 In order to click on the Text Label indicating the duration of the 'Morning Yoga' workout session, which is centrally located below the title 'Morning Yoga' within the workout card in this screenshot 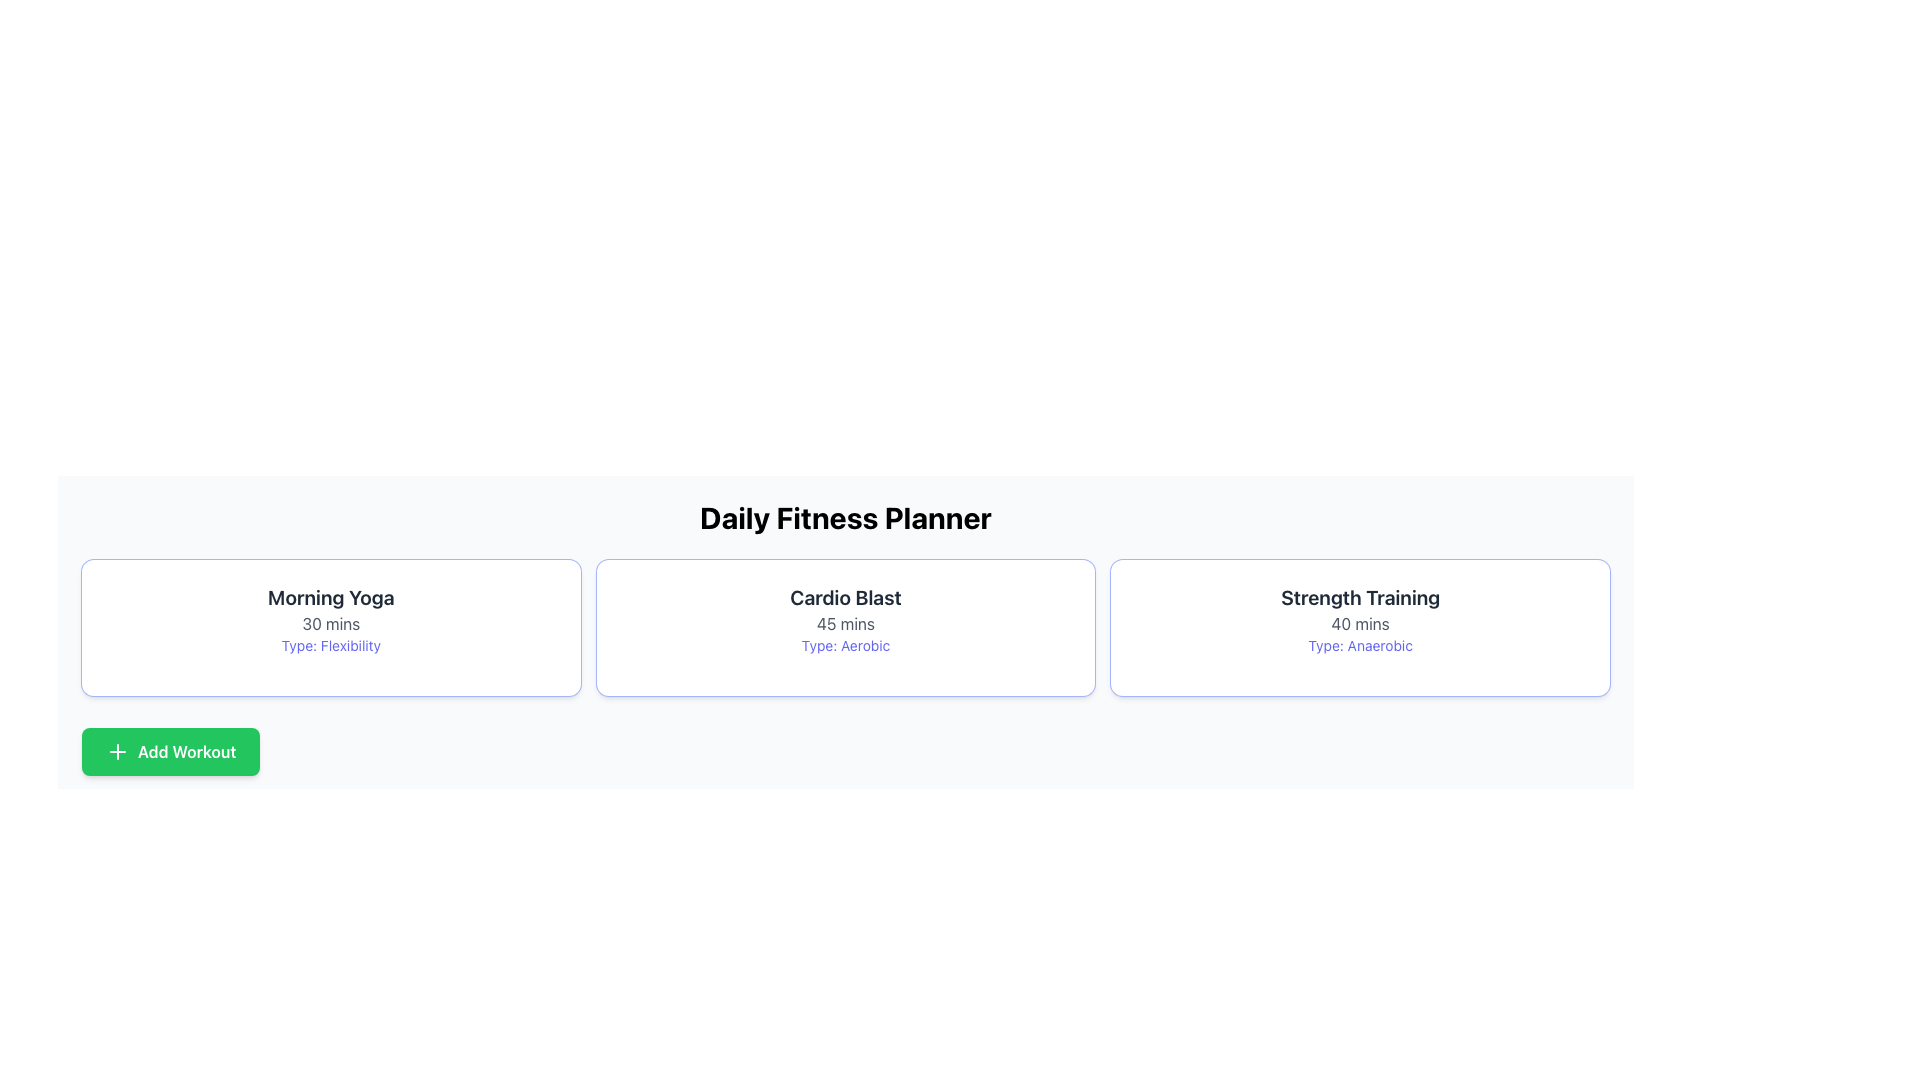, I will do `click(331, 623)`.